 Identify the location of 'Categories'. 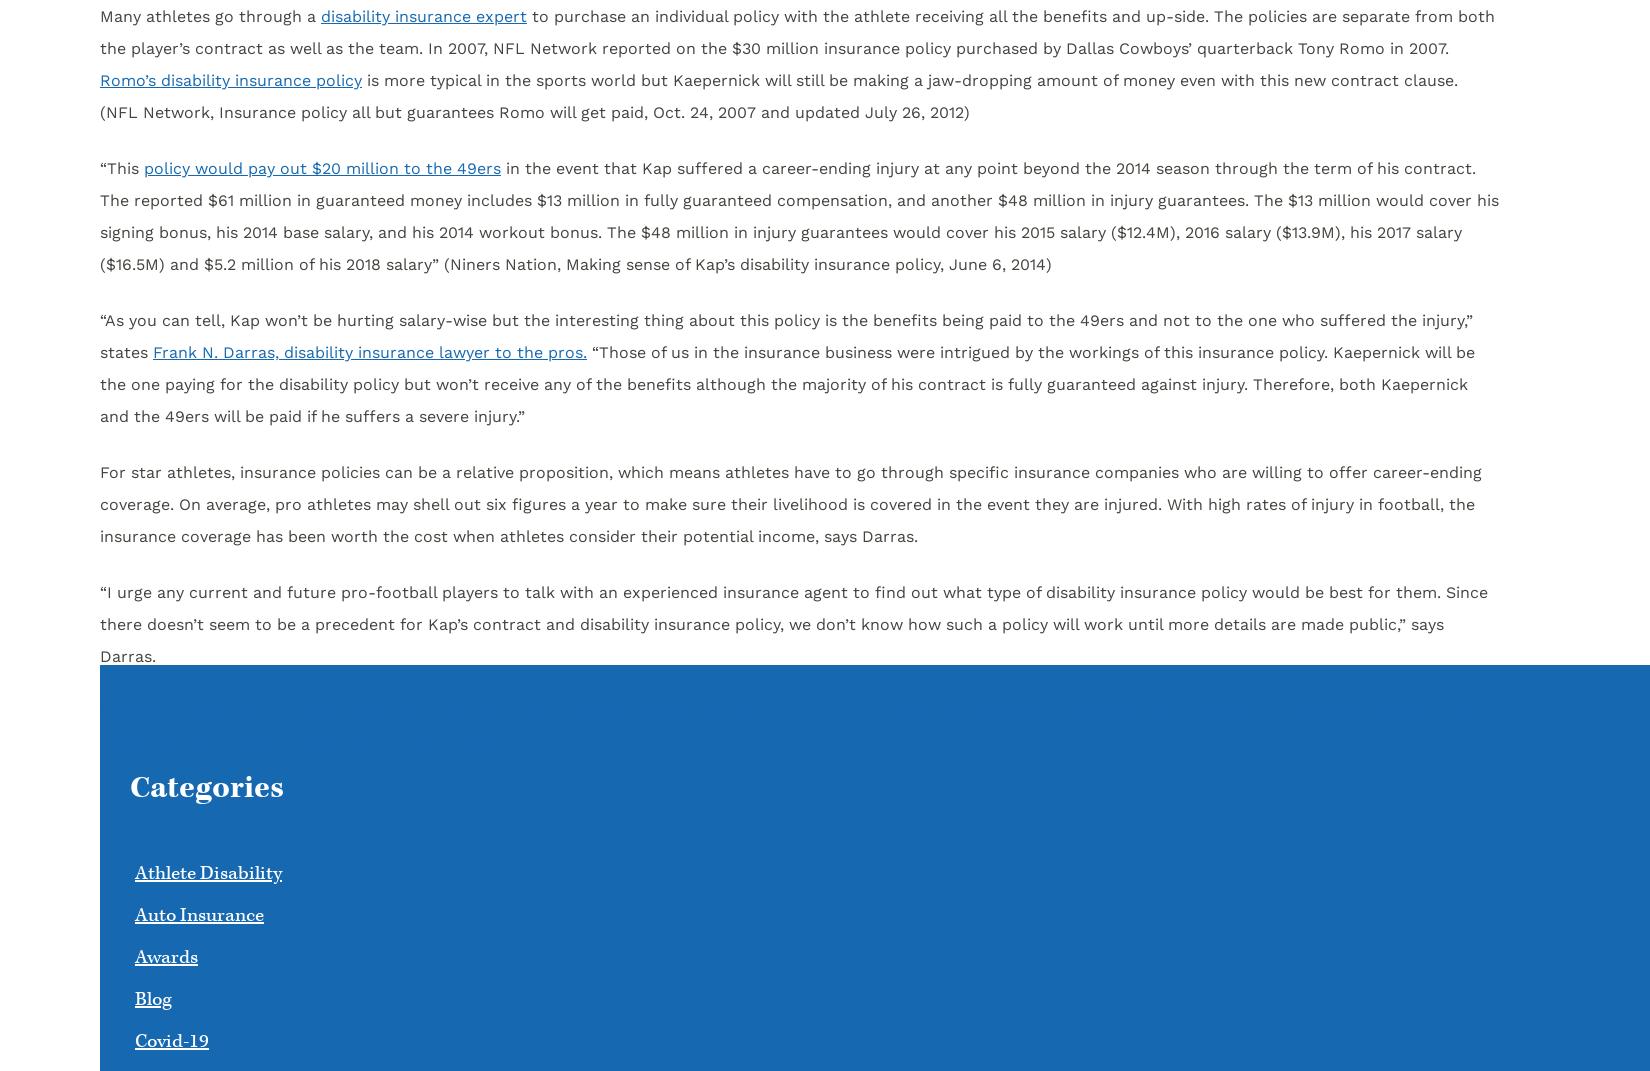
(207, 787).